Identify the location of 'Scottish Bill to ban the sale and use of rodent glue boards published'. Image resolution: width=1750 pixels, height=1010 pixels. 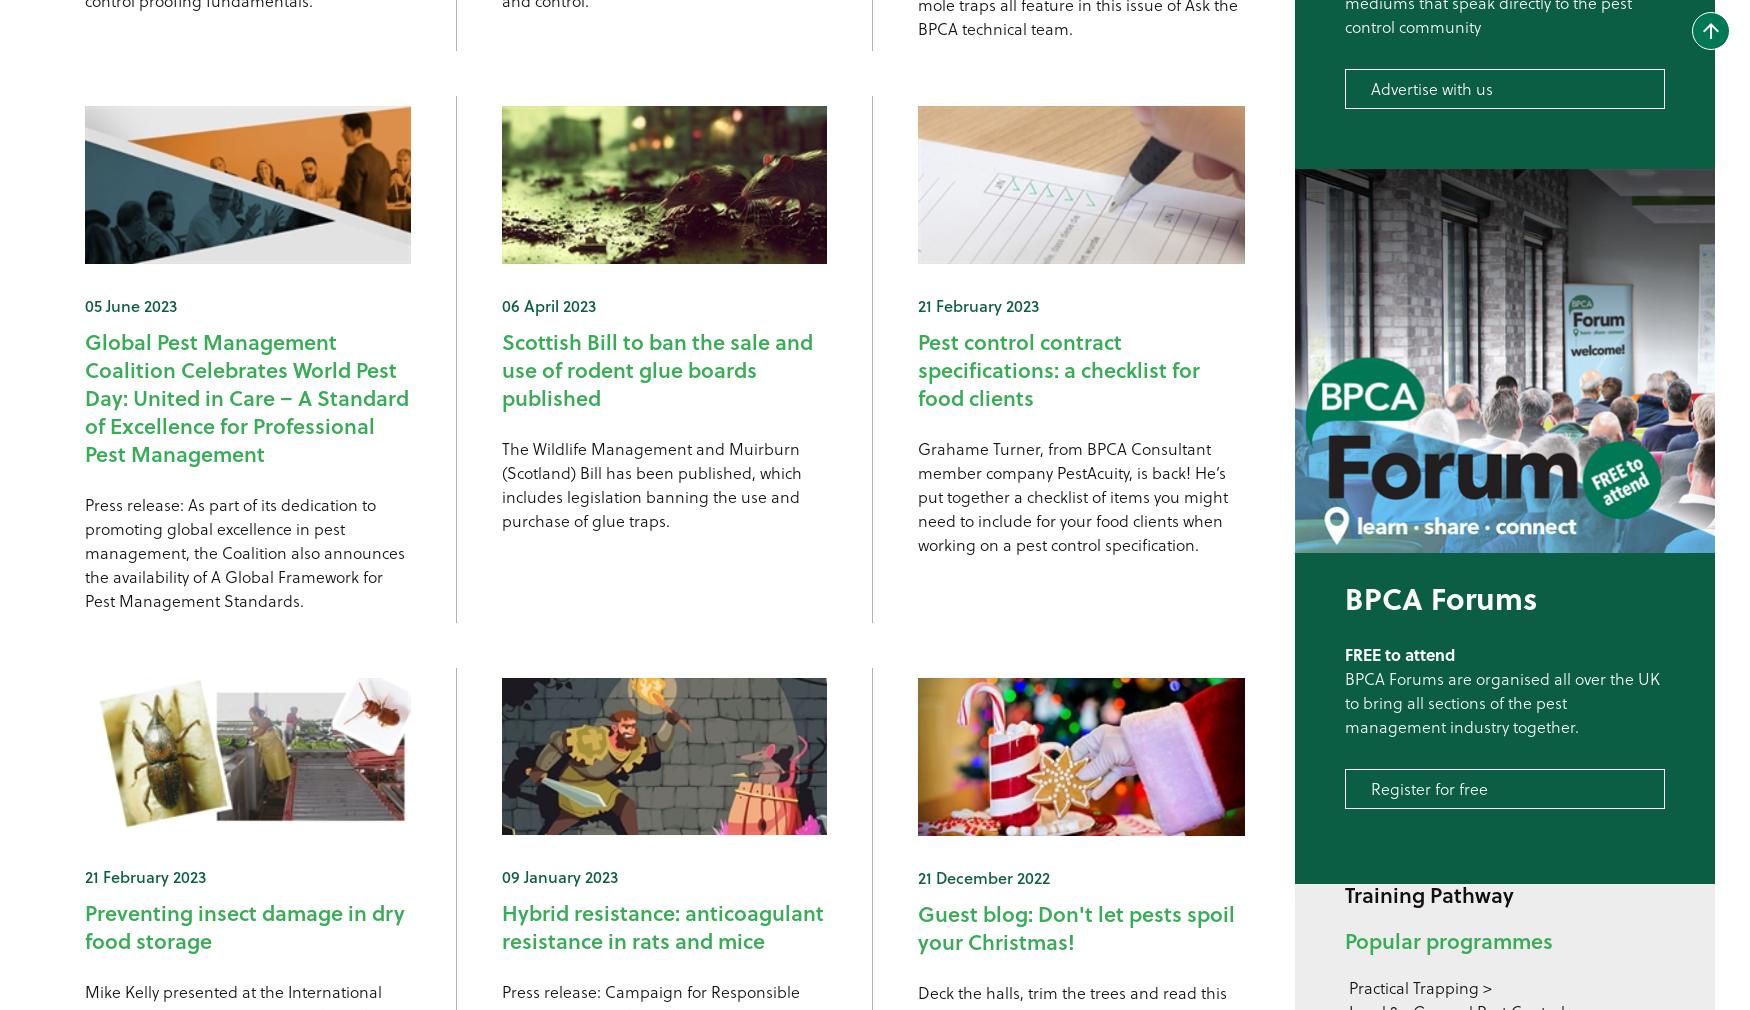
(655, 368).